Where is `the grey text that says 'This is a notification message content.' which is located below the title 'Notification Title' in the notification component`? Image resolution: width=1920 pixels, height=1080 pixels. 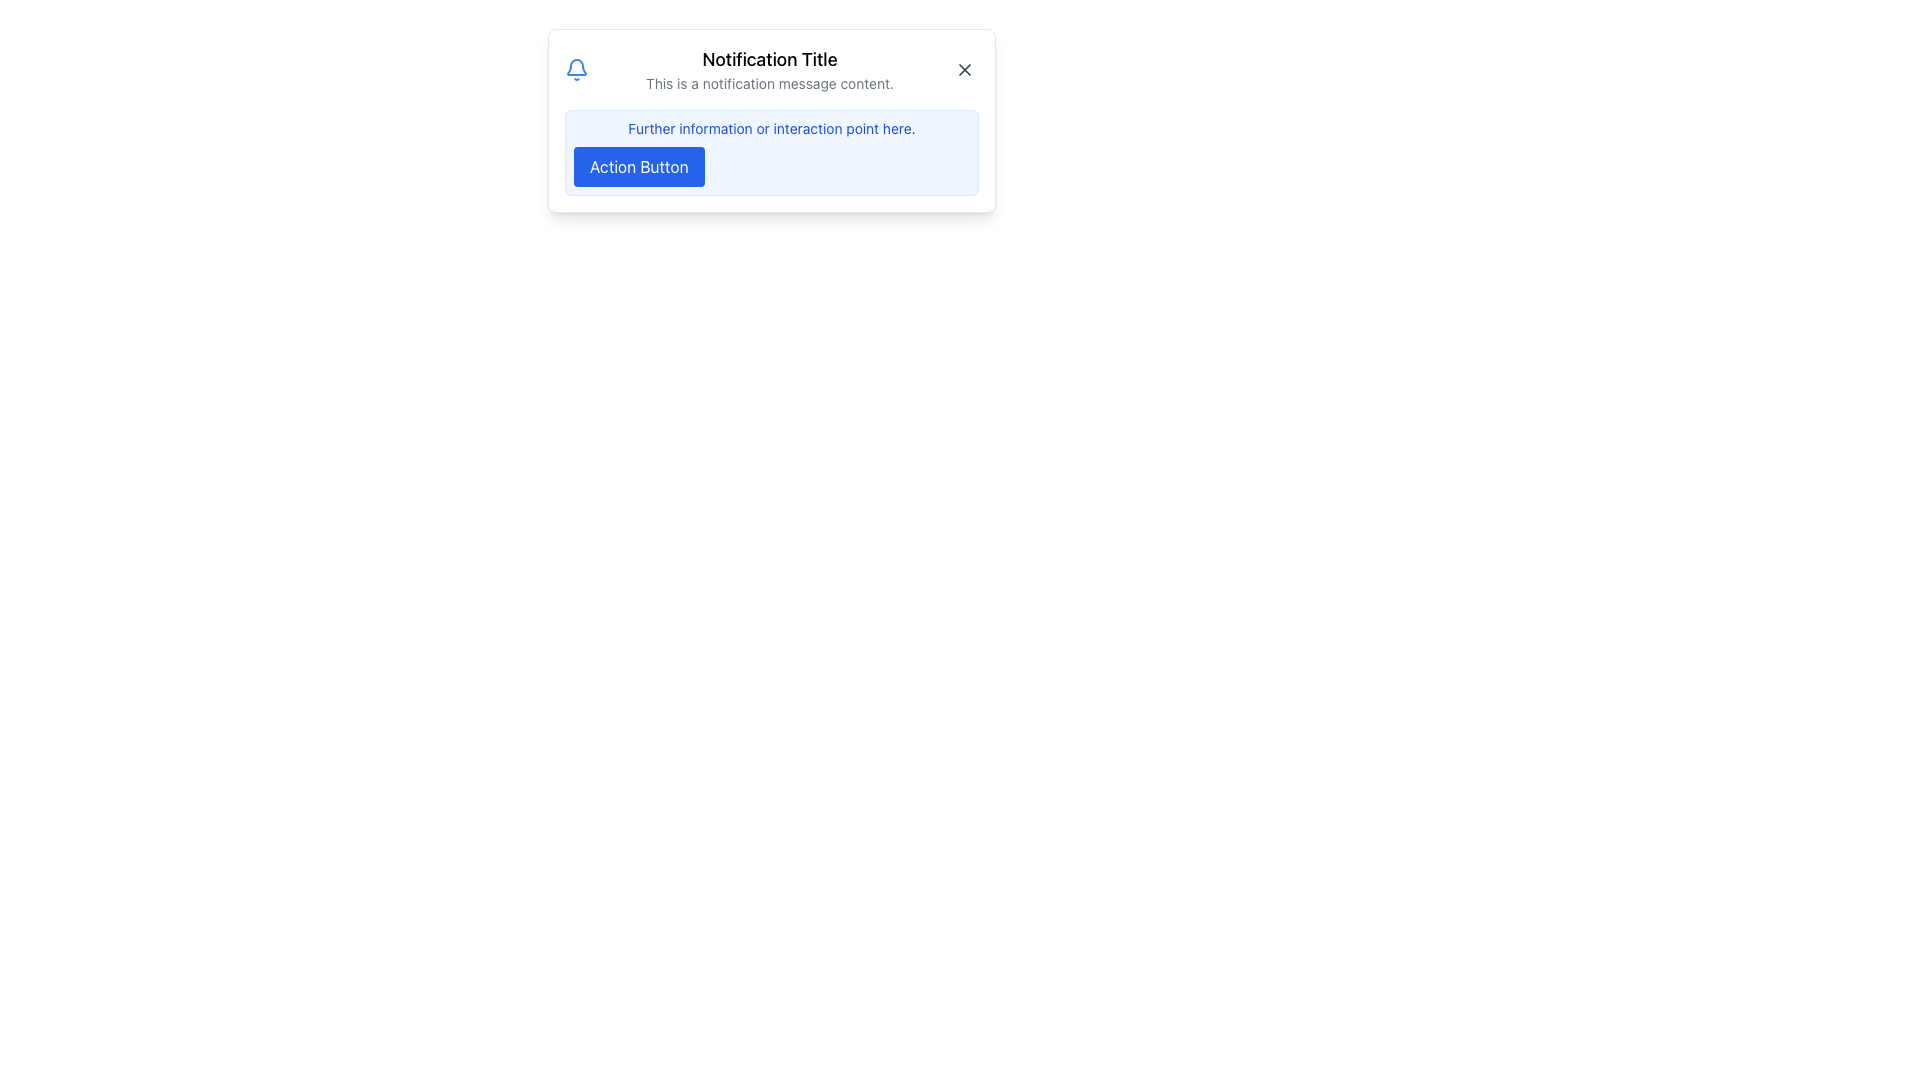
the grey text that says 'This is a notification message content.' which is located below the title 'Notification Title' in the notification component is located at coordinates (768, 83).